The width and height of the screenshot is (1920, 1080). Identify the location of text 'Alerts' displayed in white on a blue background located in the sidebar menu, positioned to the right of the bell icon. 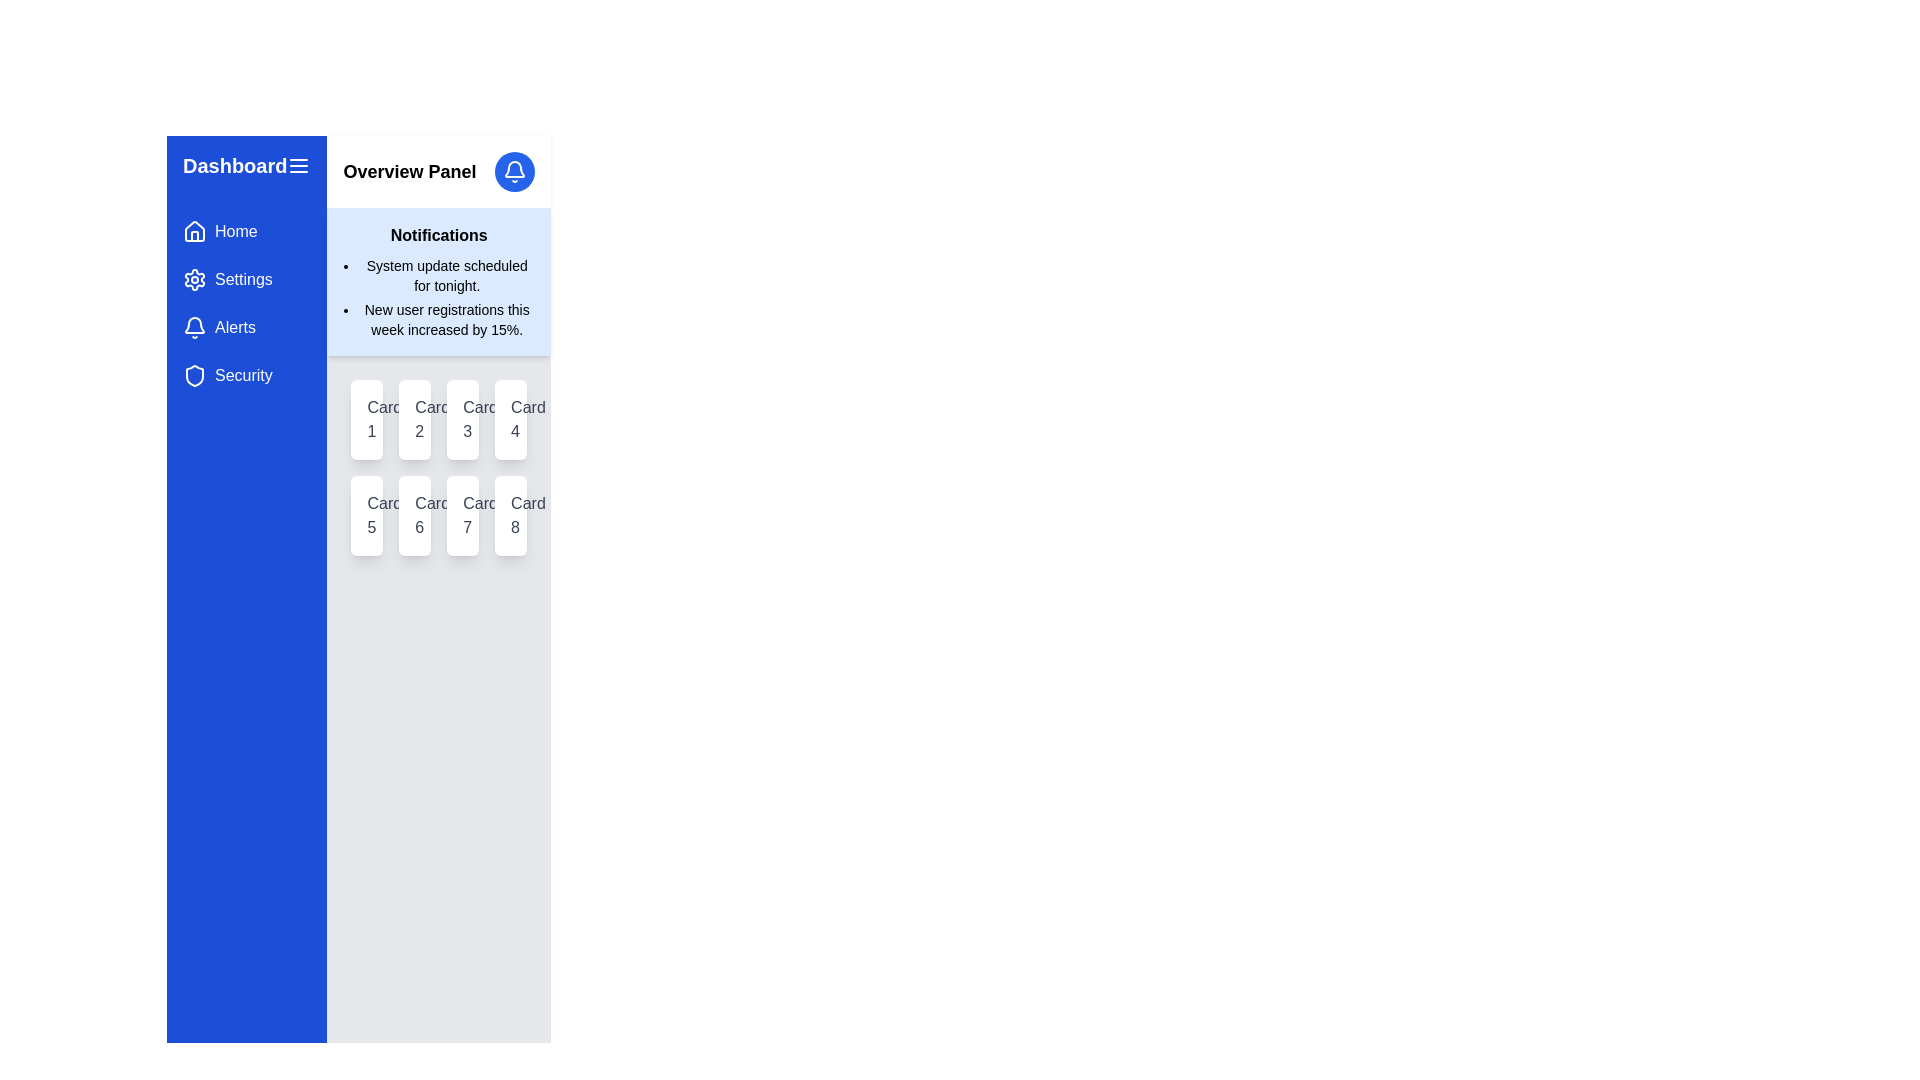
(235, 326).